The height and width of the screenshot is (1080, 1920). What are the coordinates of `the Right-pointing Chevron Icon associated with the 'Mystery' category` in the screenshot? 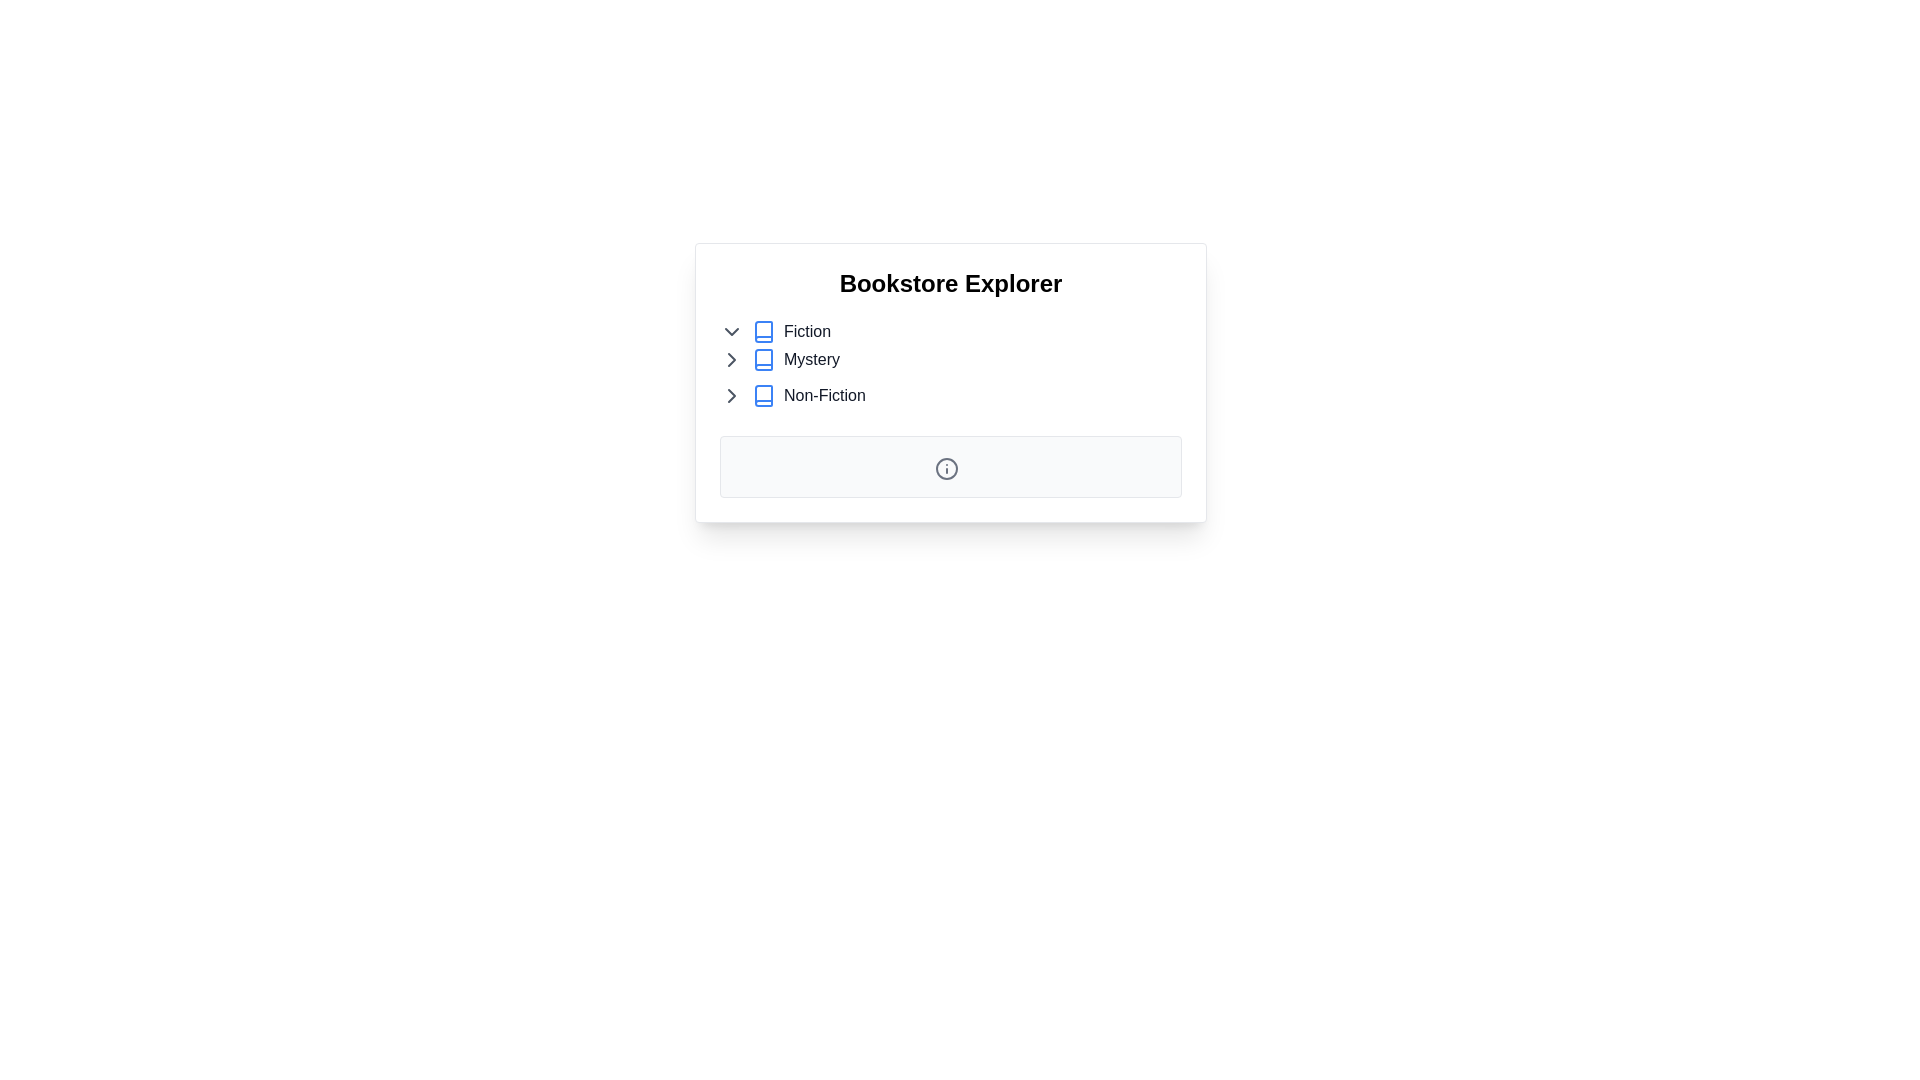 It's located at (730, 358).